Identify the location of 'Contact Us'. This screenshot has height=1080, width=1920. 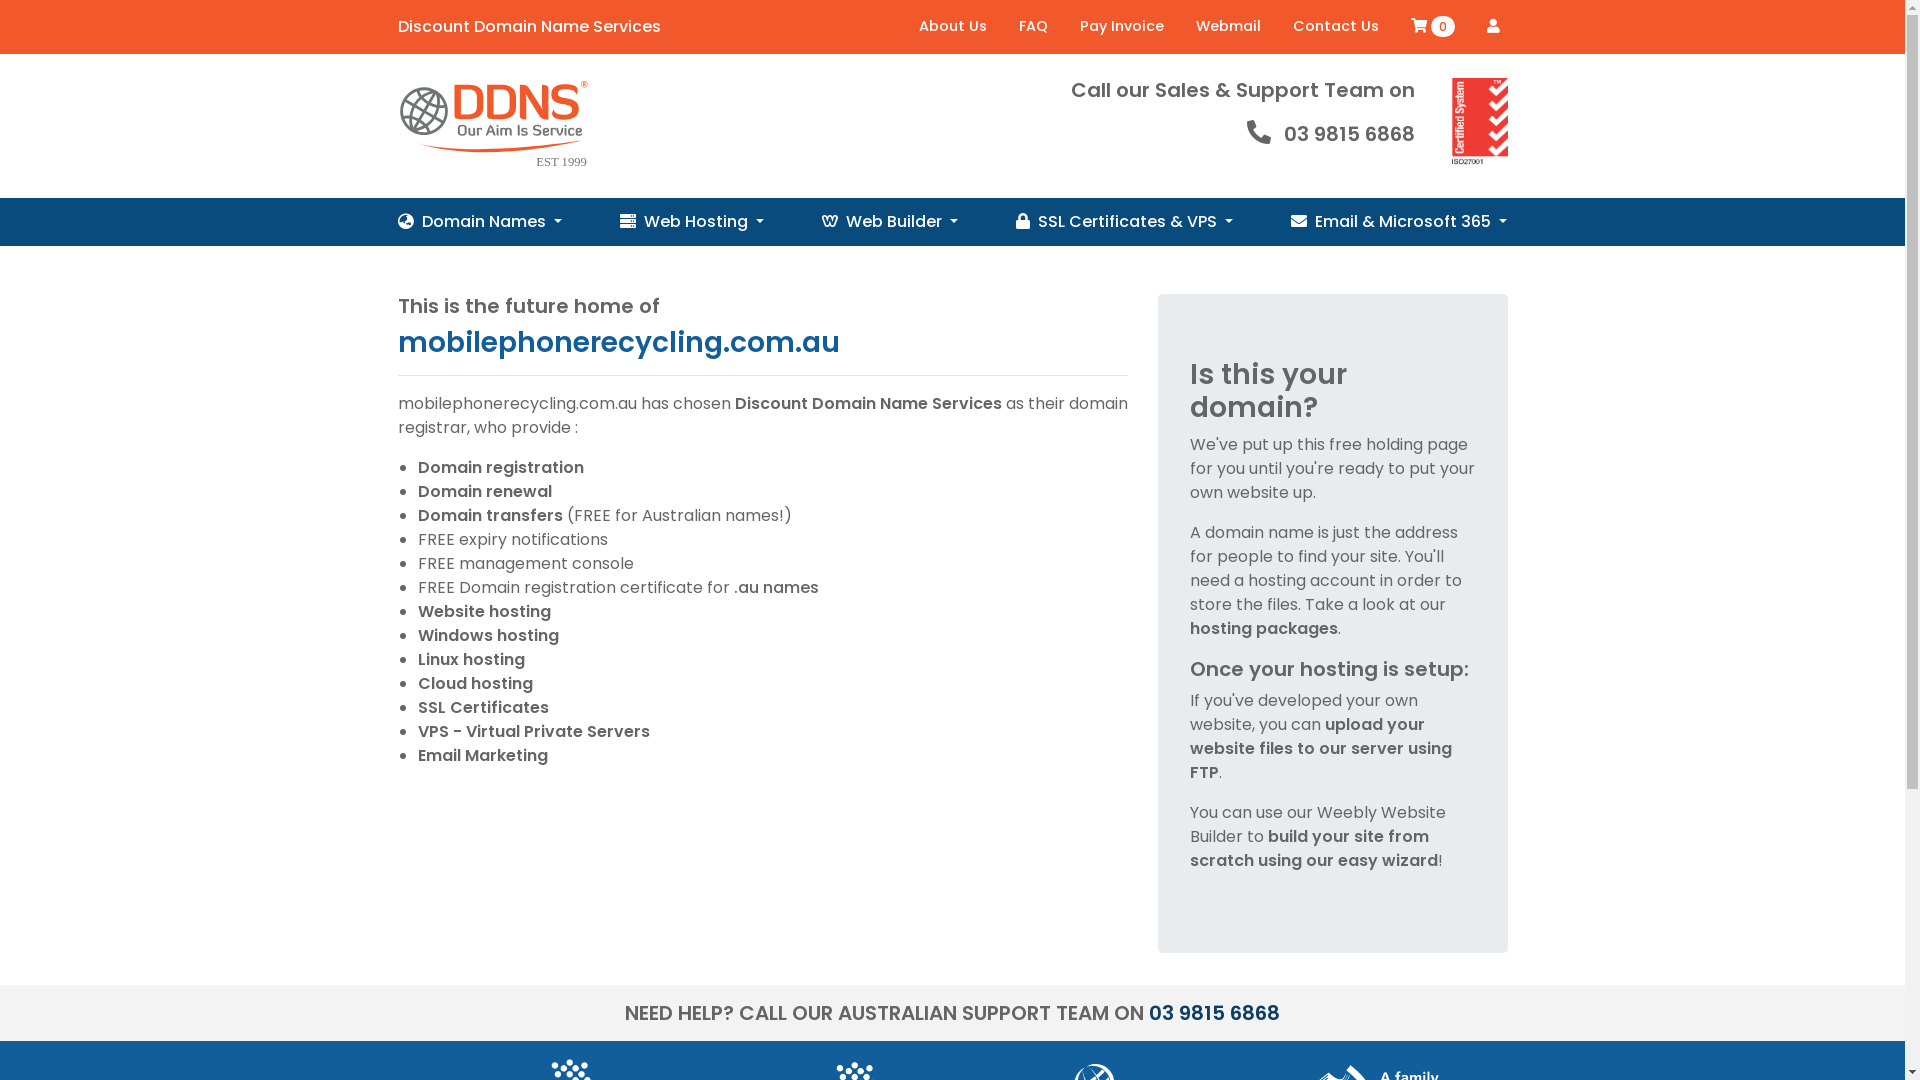
(1334, 27).